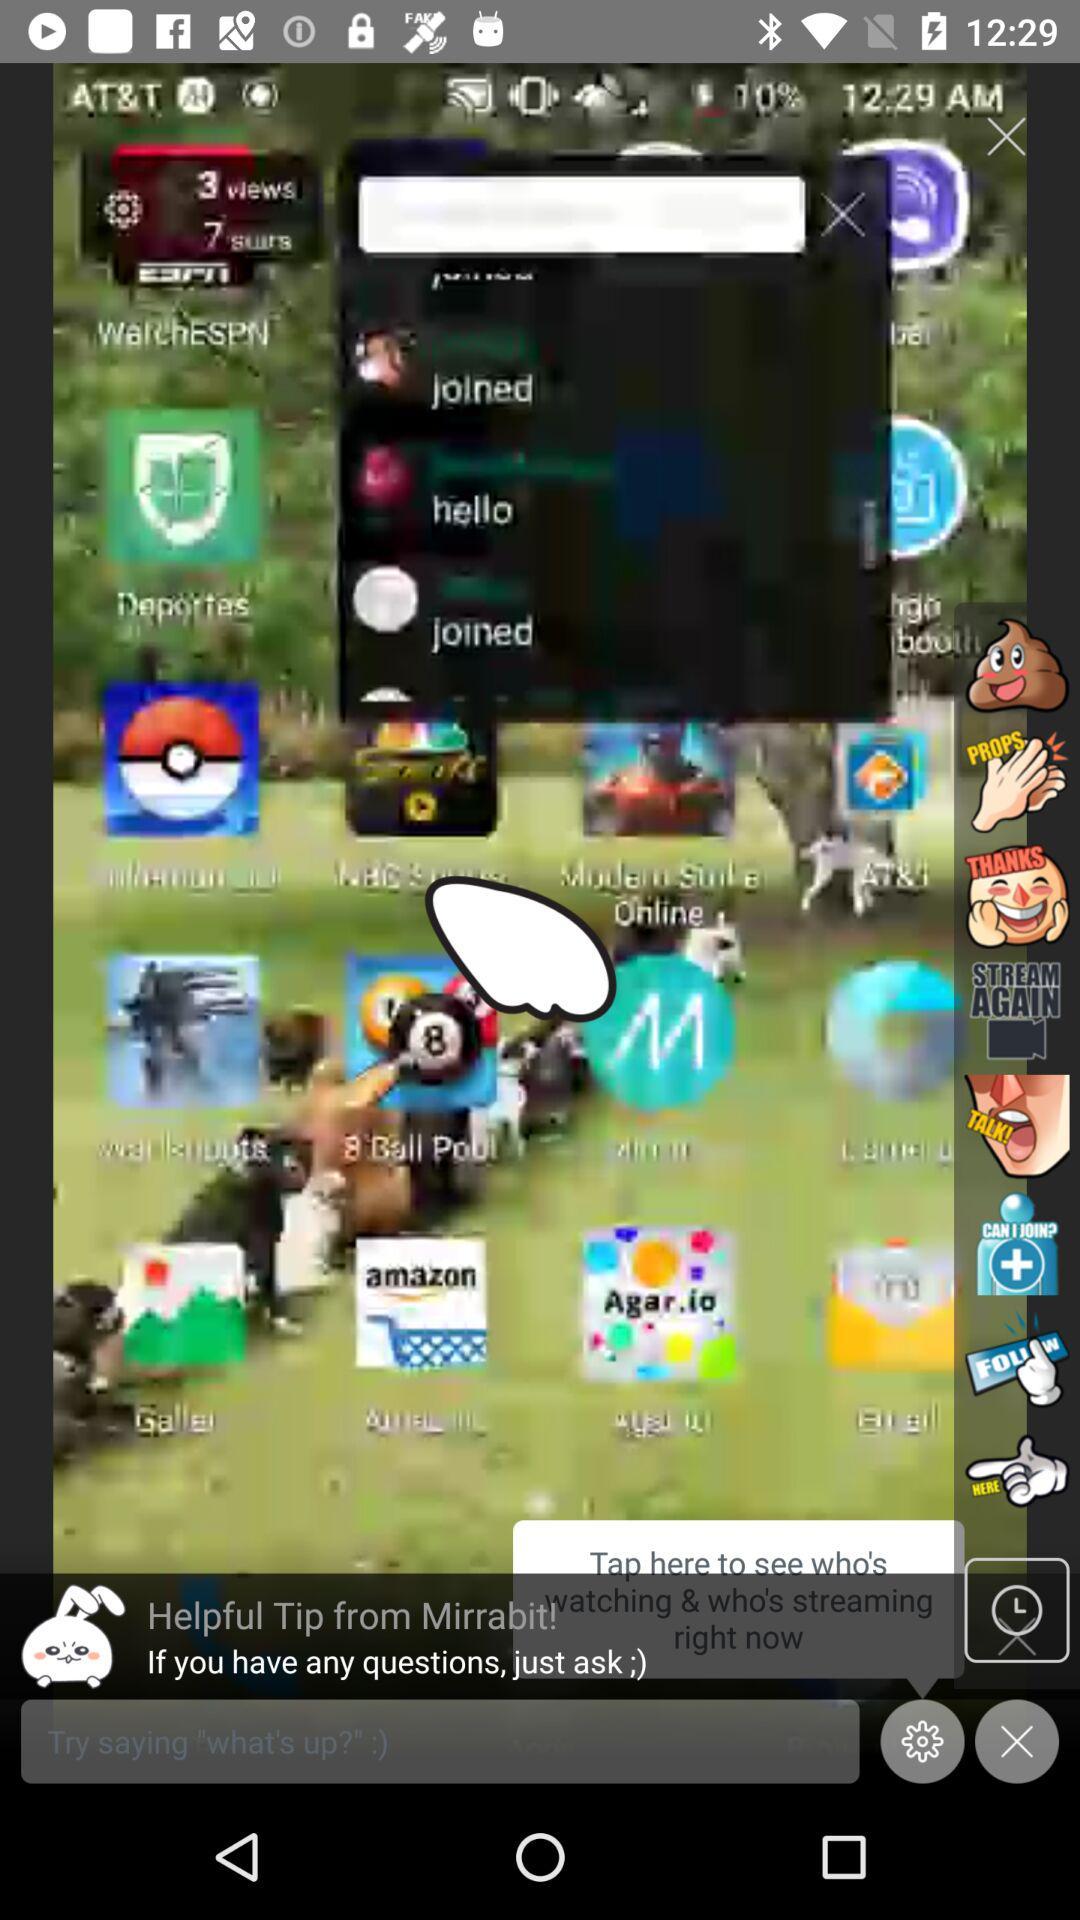 The width and height of the screenshot is (1080, 1920). Describe the element at coordinates (1006, 135) in the screenshot. I see `the close icon` at that location.